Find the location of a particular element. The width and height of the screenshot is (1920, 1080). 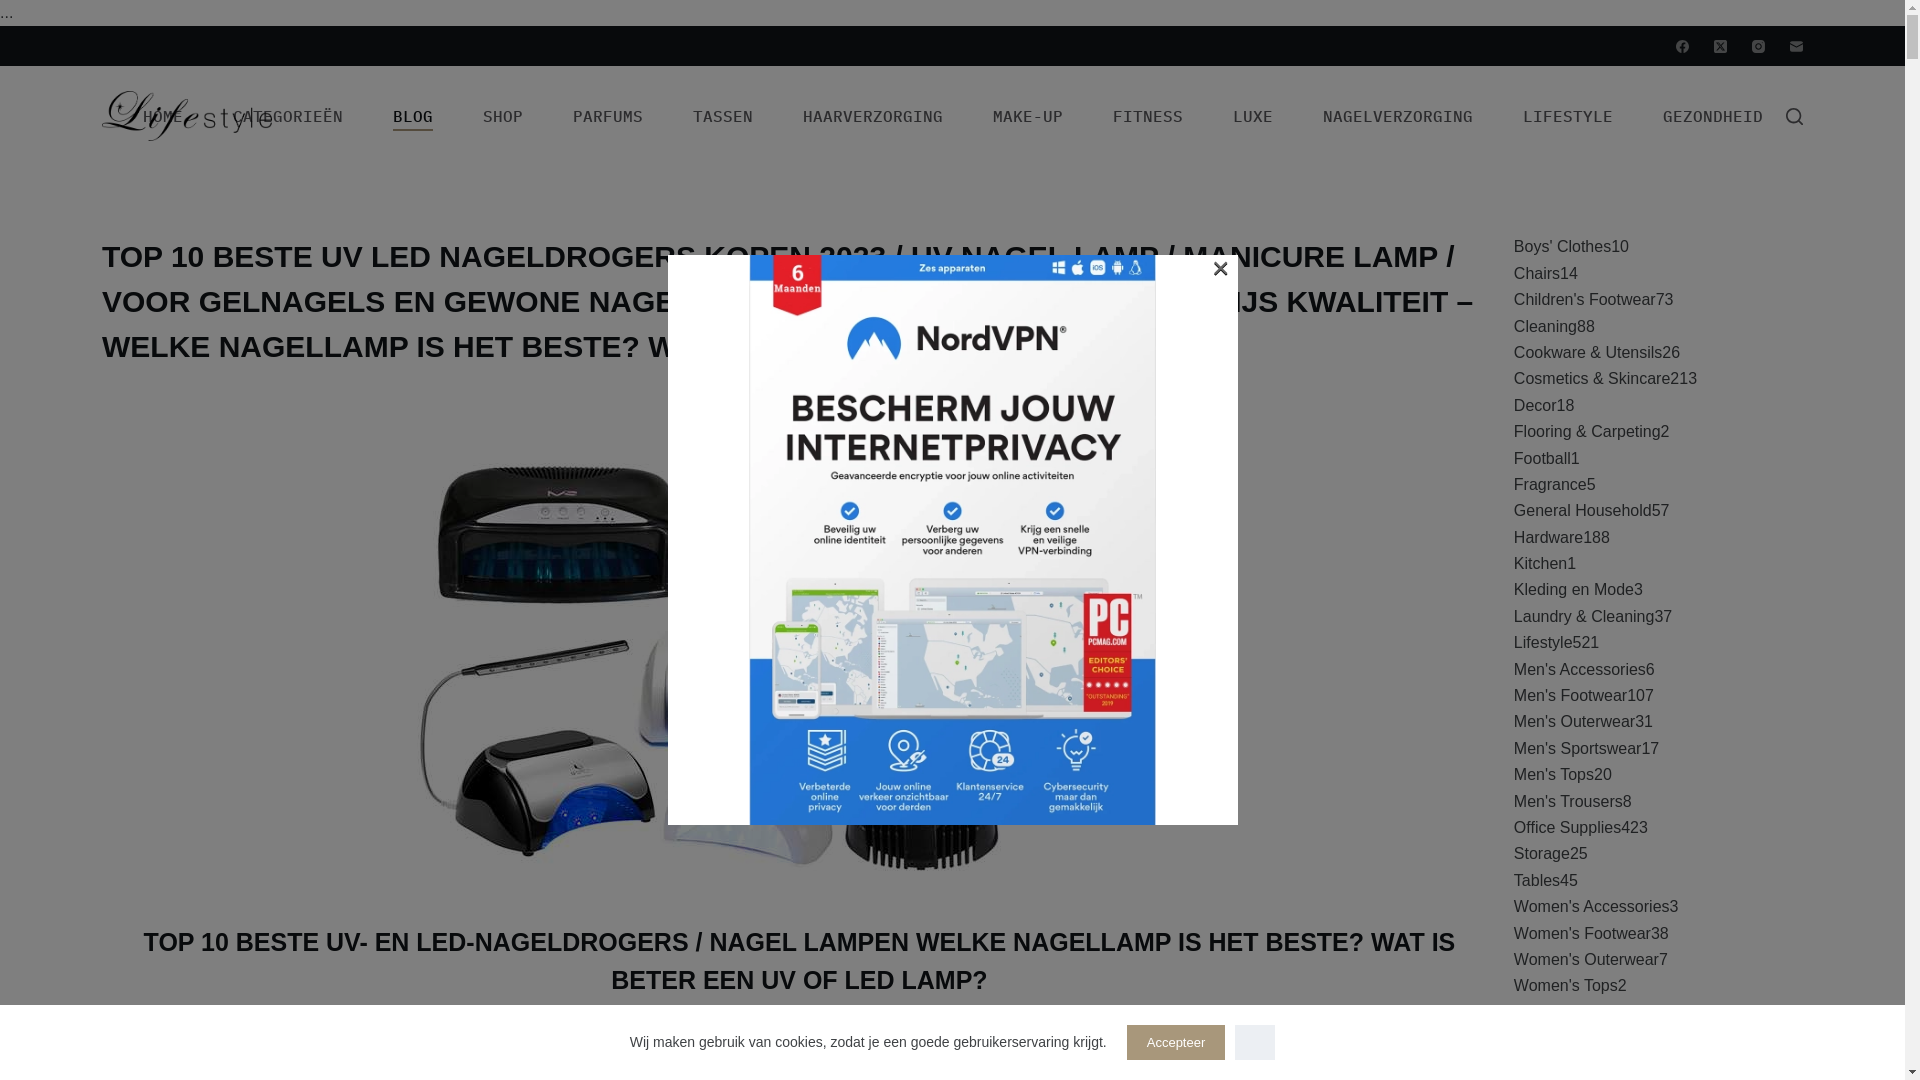

'Accessoires' is located at coordinates (1513, 1037).